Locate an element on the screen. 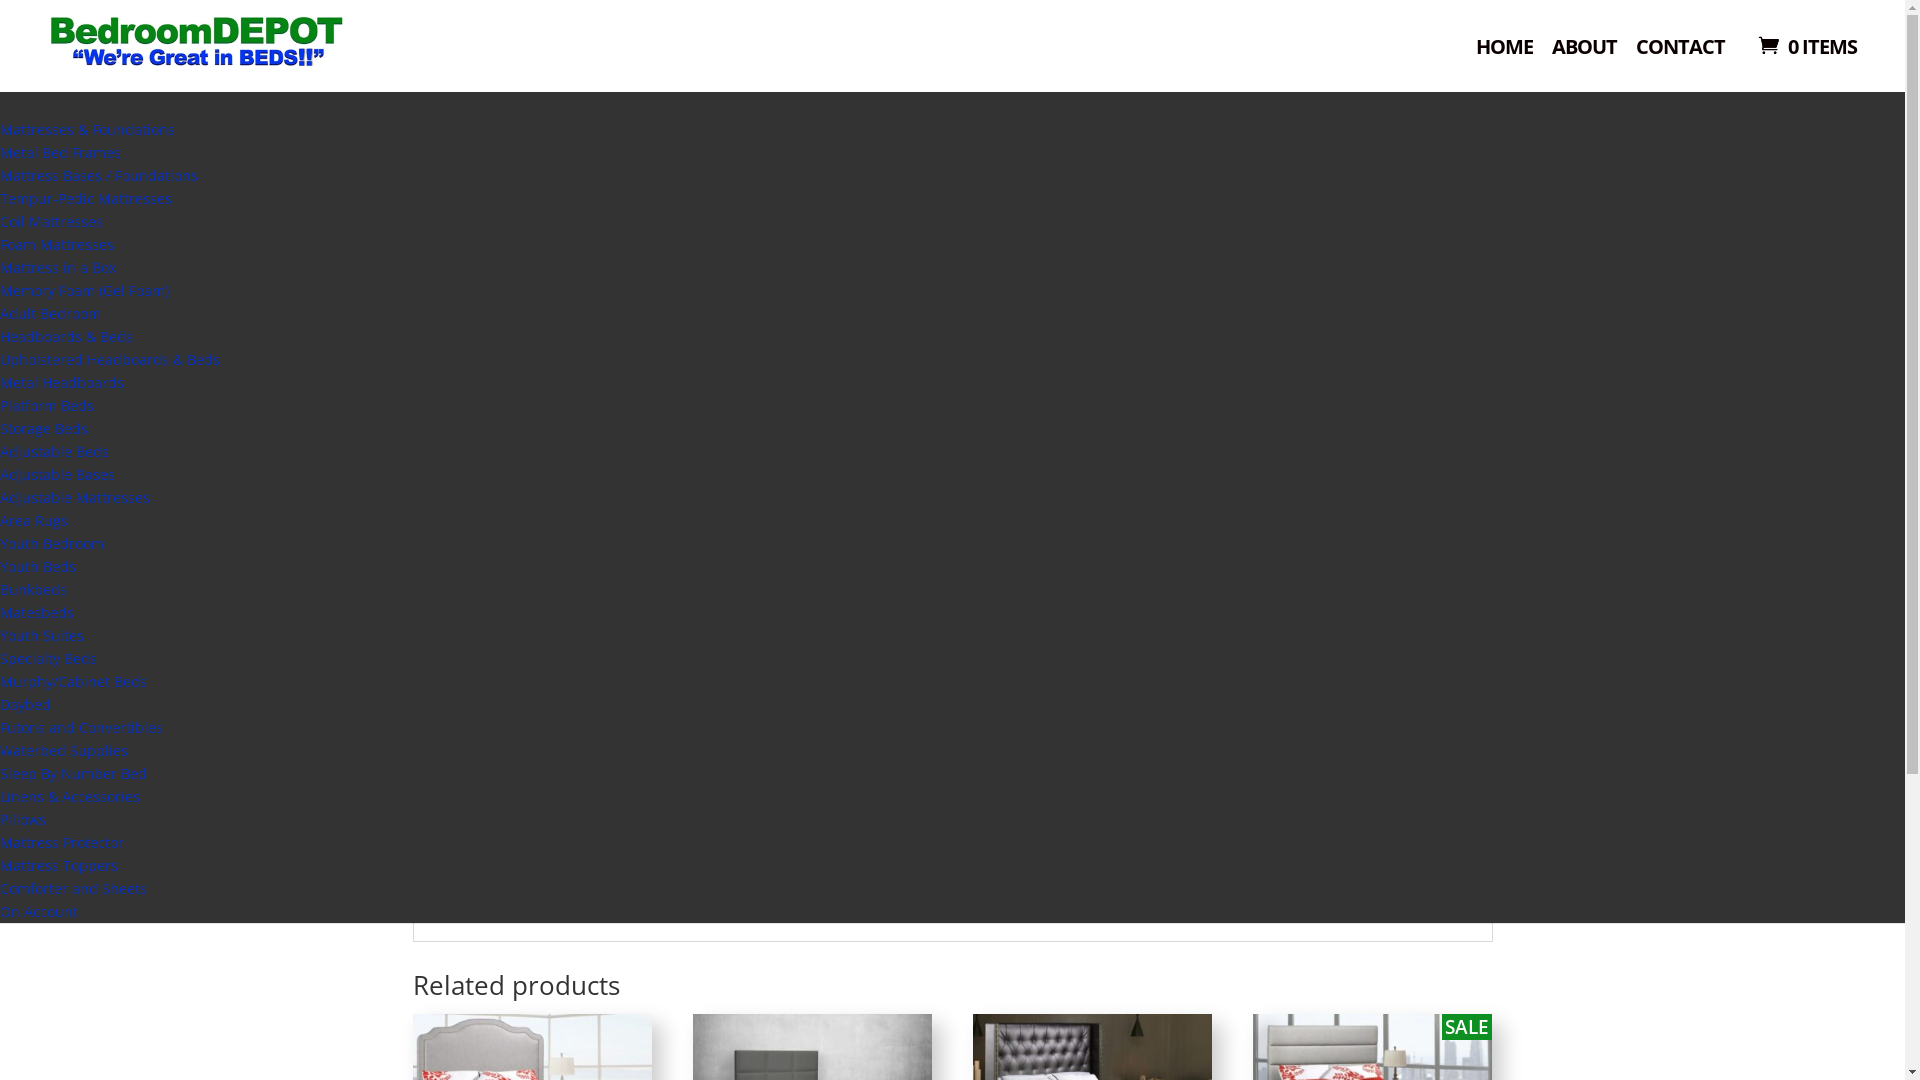 Image resolution: width=1920 pixels, height=1080 pixels. 'Mattress Bases / Foundations' is located at coordinates (0, 174).